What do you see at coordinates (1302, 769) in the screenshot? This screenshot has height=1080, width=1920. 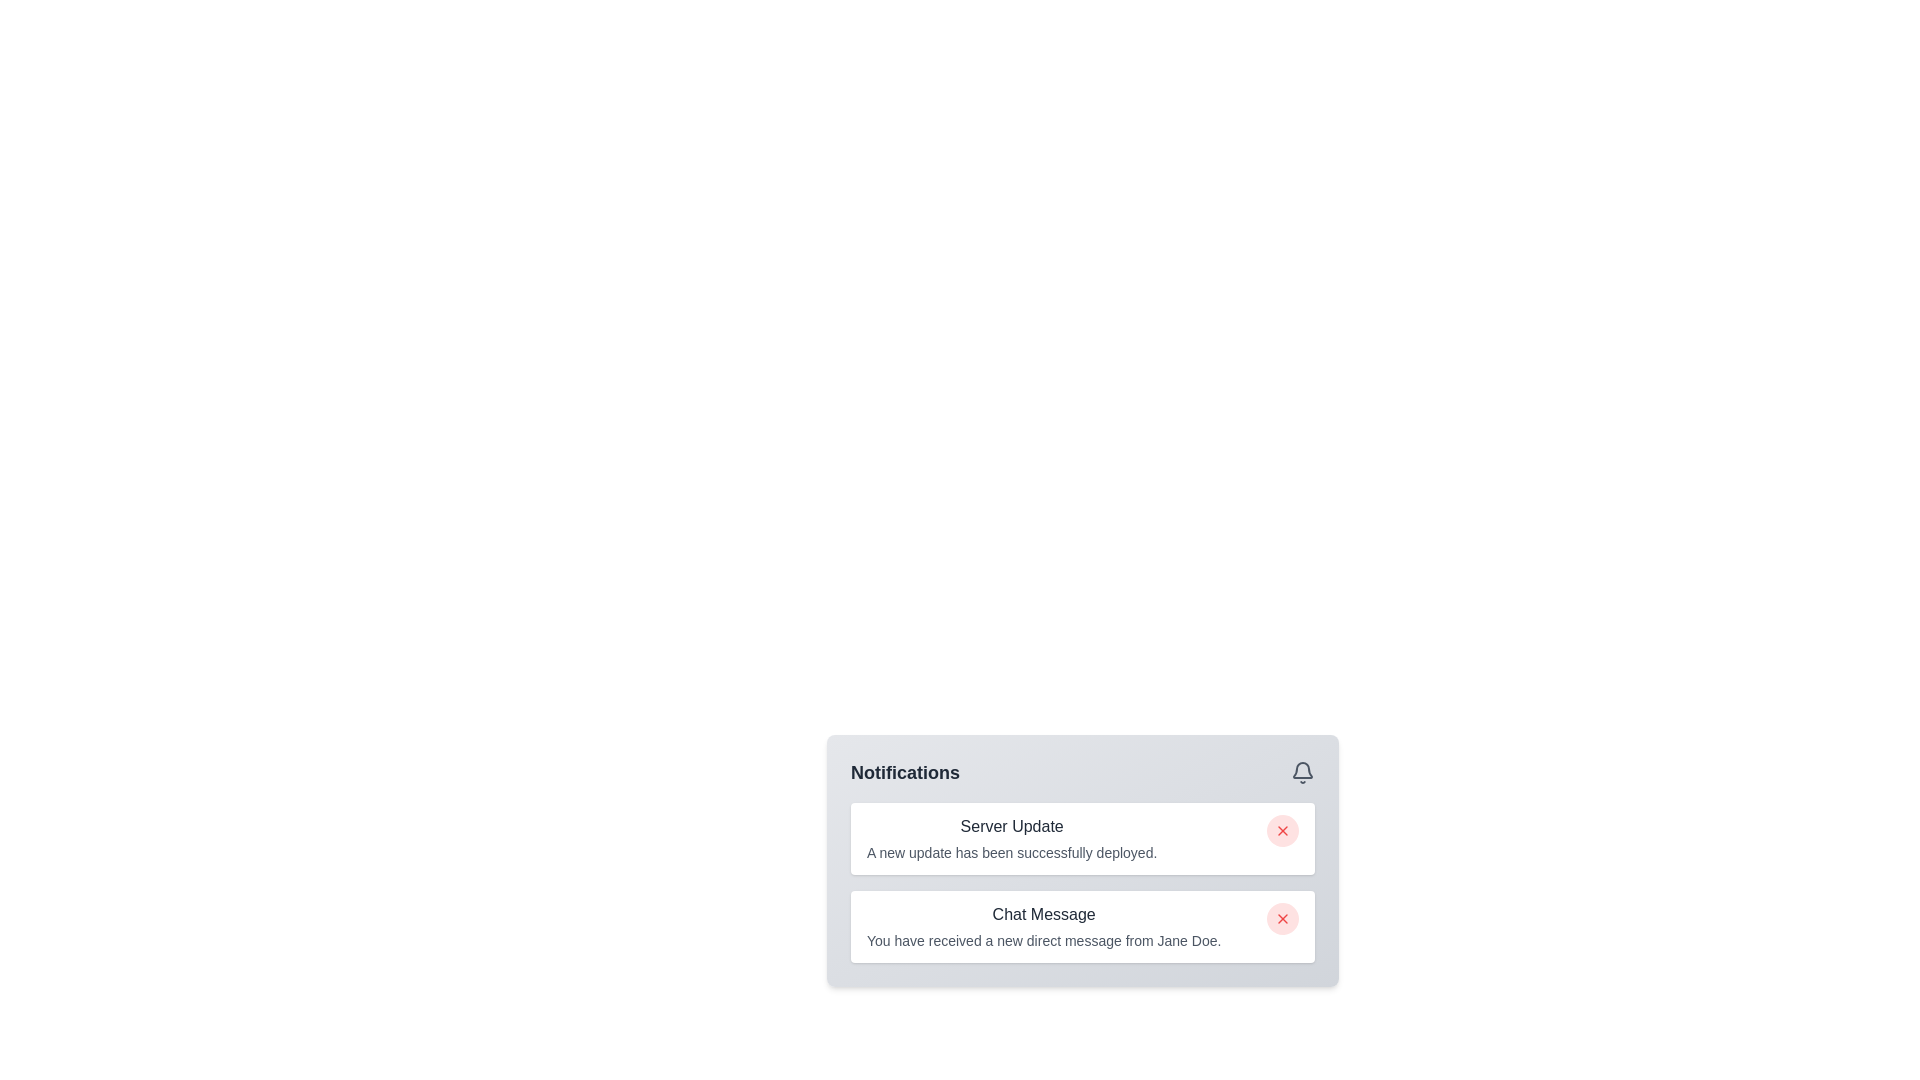 I see `the bell-shaped icon located in the upper-right corner of the notification section, which serves as a visual representation of notifications or alerts` at bounding box center [1302, 769].